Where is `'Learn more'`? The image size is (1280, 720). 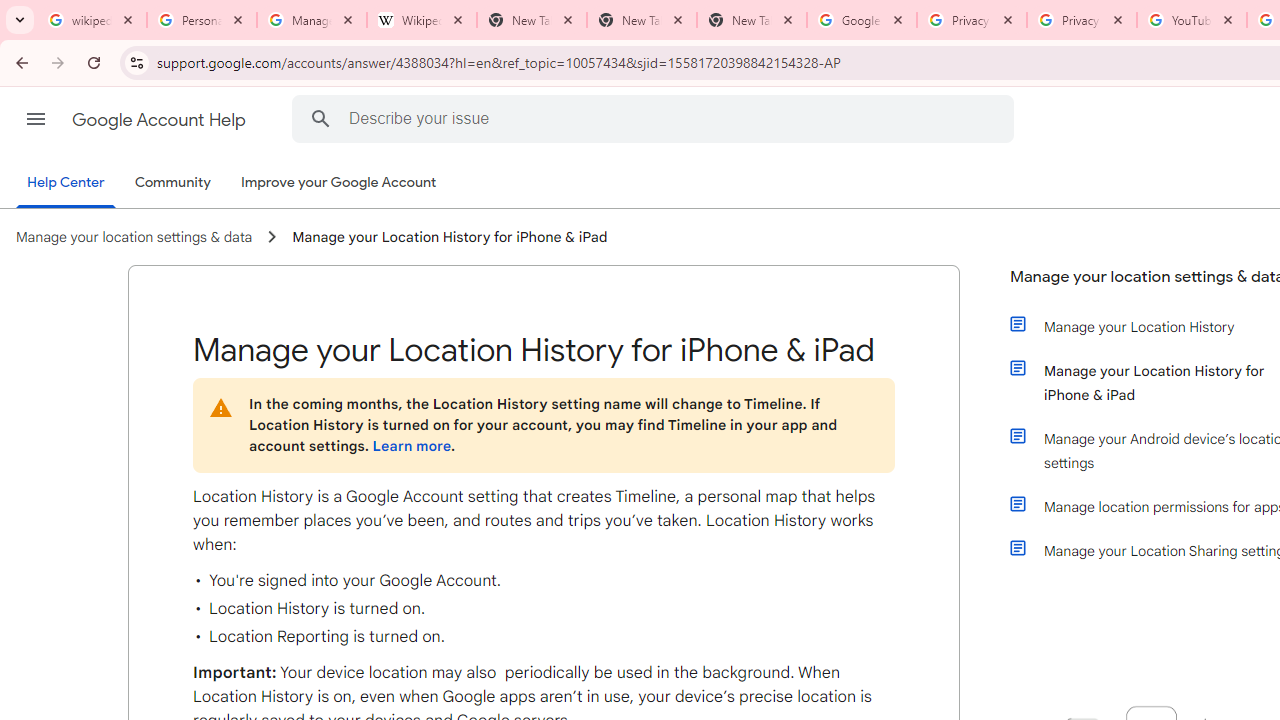
'Learn more' is located at coordinates (410, 445).